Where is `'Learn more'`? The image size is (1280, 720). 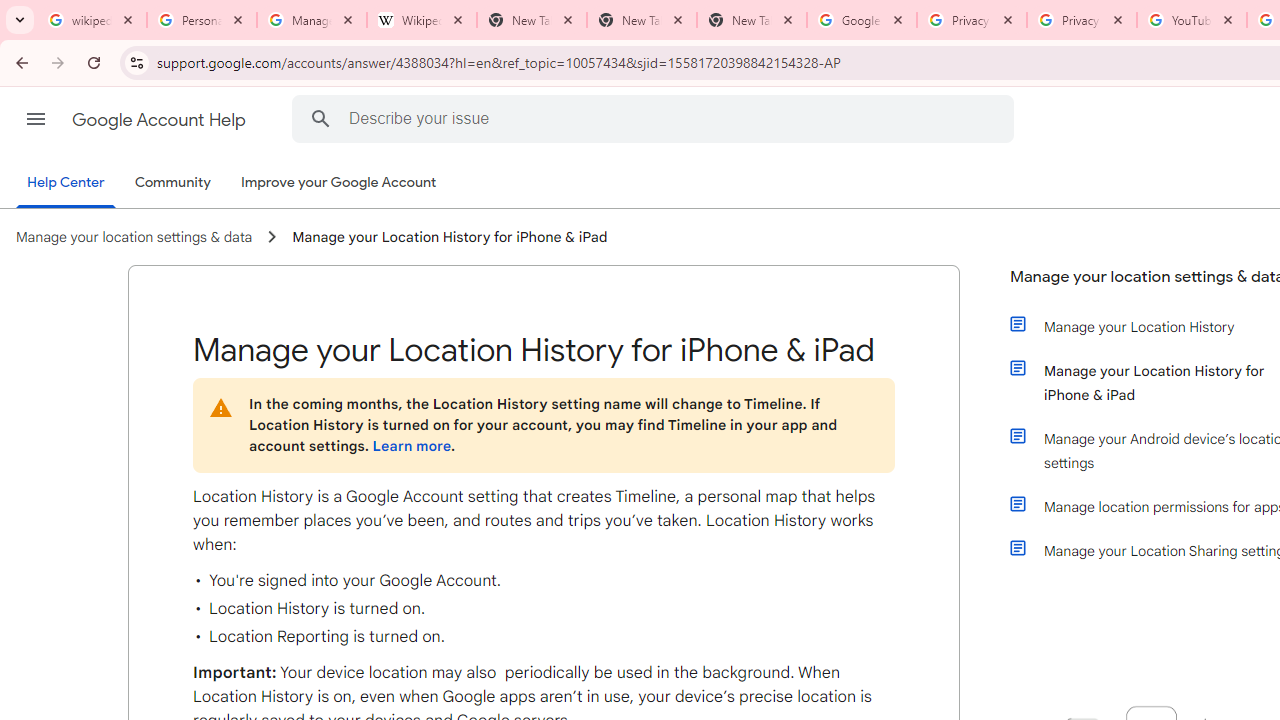
'Learn more' is located at coordinates (410, 445).